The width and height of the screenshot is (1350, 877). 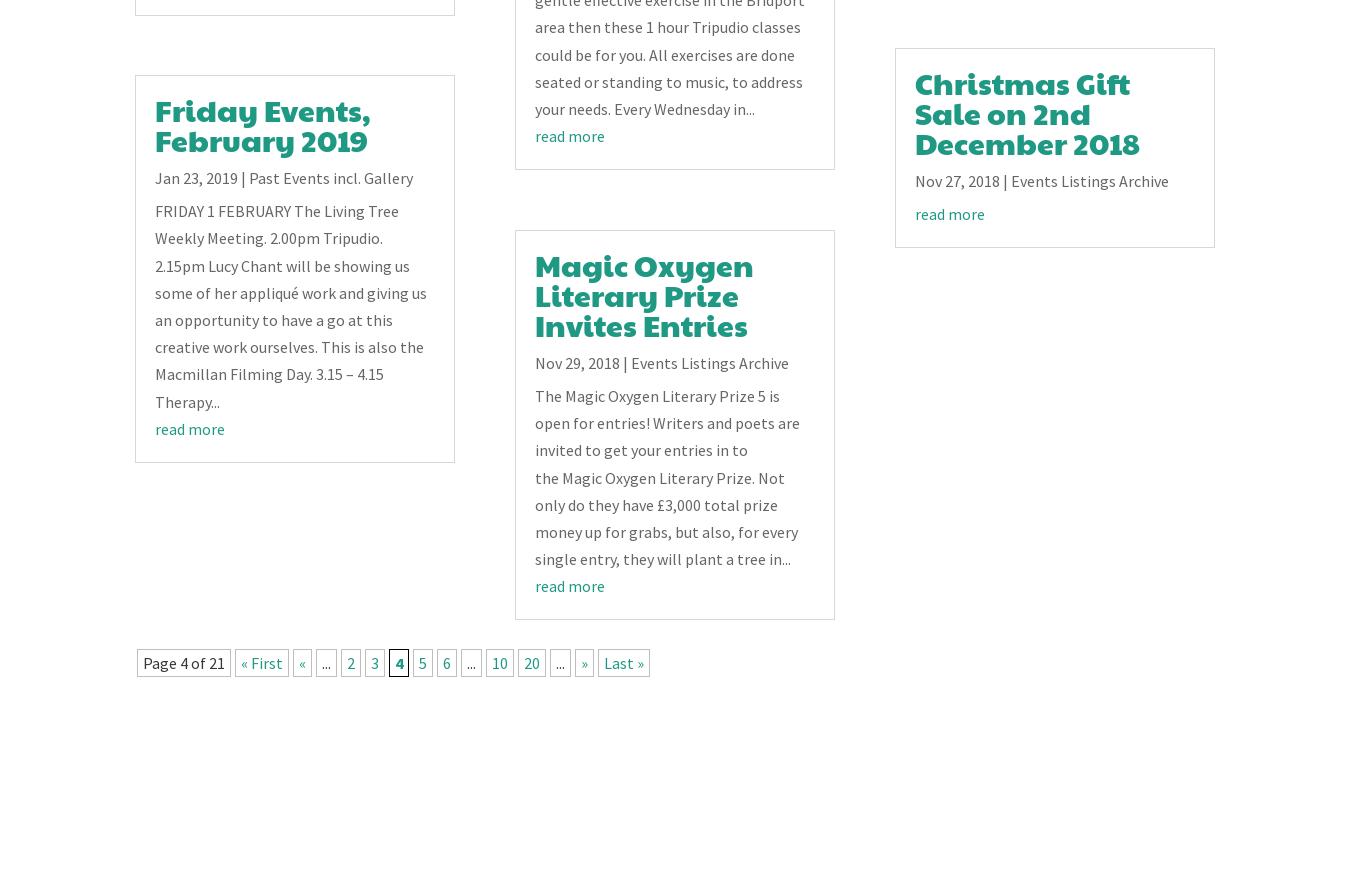 What do you see at coordinates (522, 663) in the screenshot?
I see `'20'` at bounding box center [522, 663].